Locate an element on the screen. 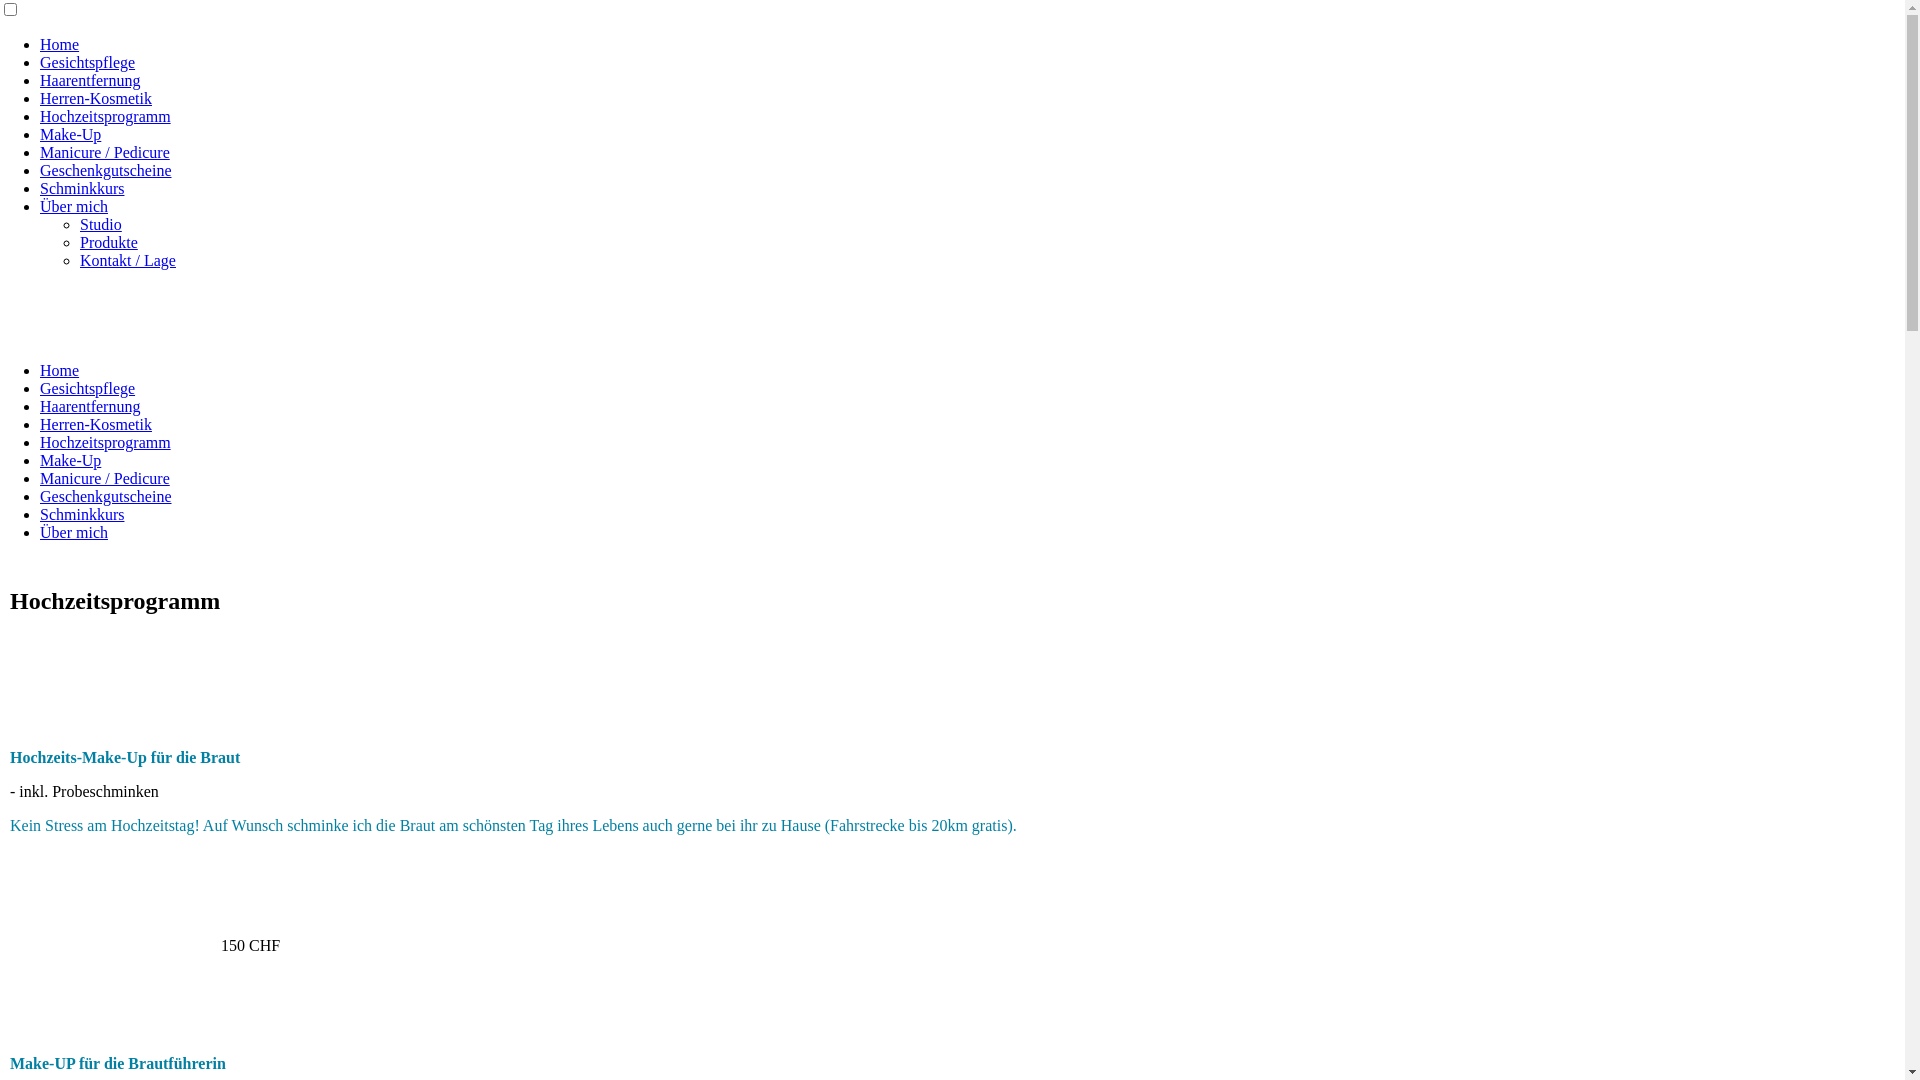  'Herren-Kosmetik' is located at coordinates (95, 98).